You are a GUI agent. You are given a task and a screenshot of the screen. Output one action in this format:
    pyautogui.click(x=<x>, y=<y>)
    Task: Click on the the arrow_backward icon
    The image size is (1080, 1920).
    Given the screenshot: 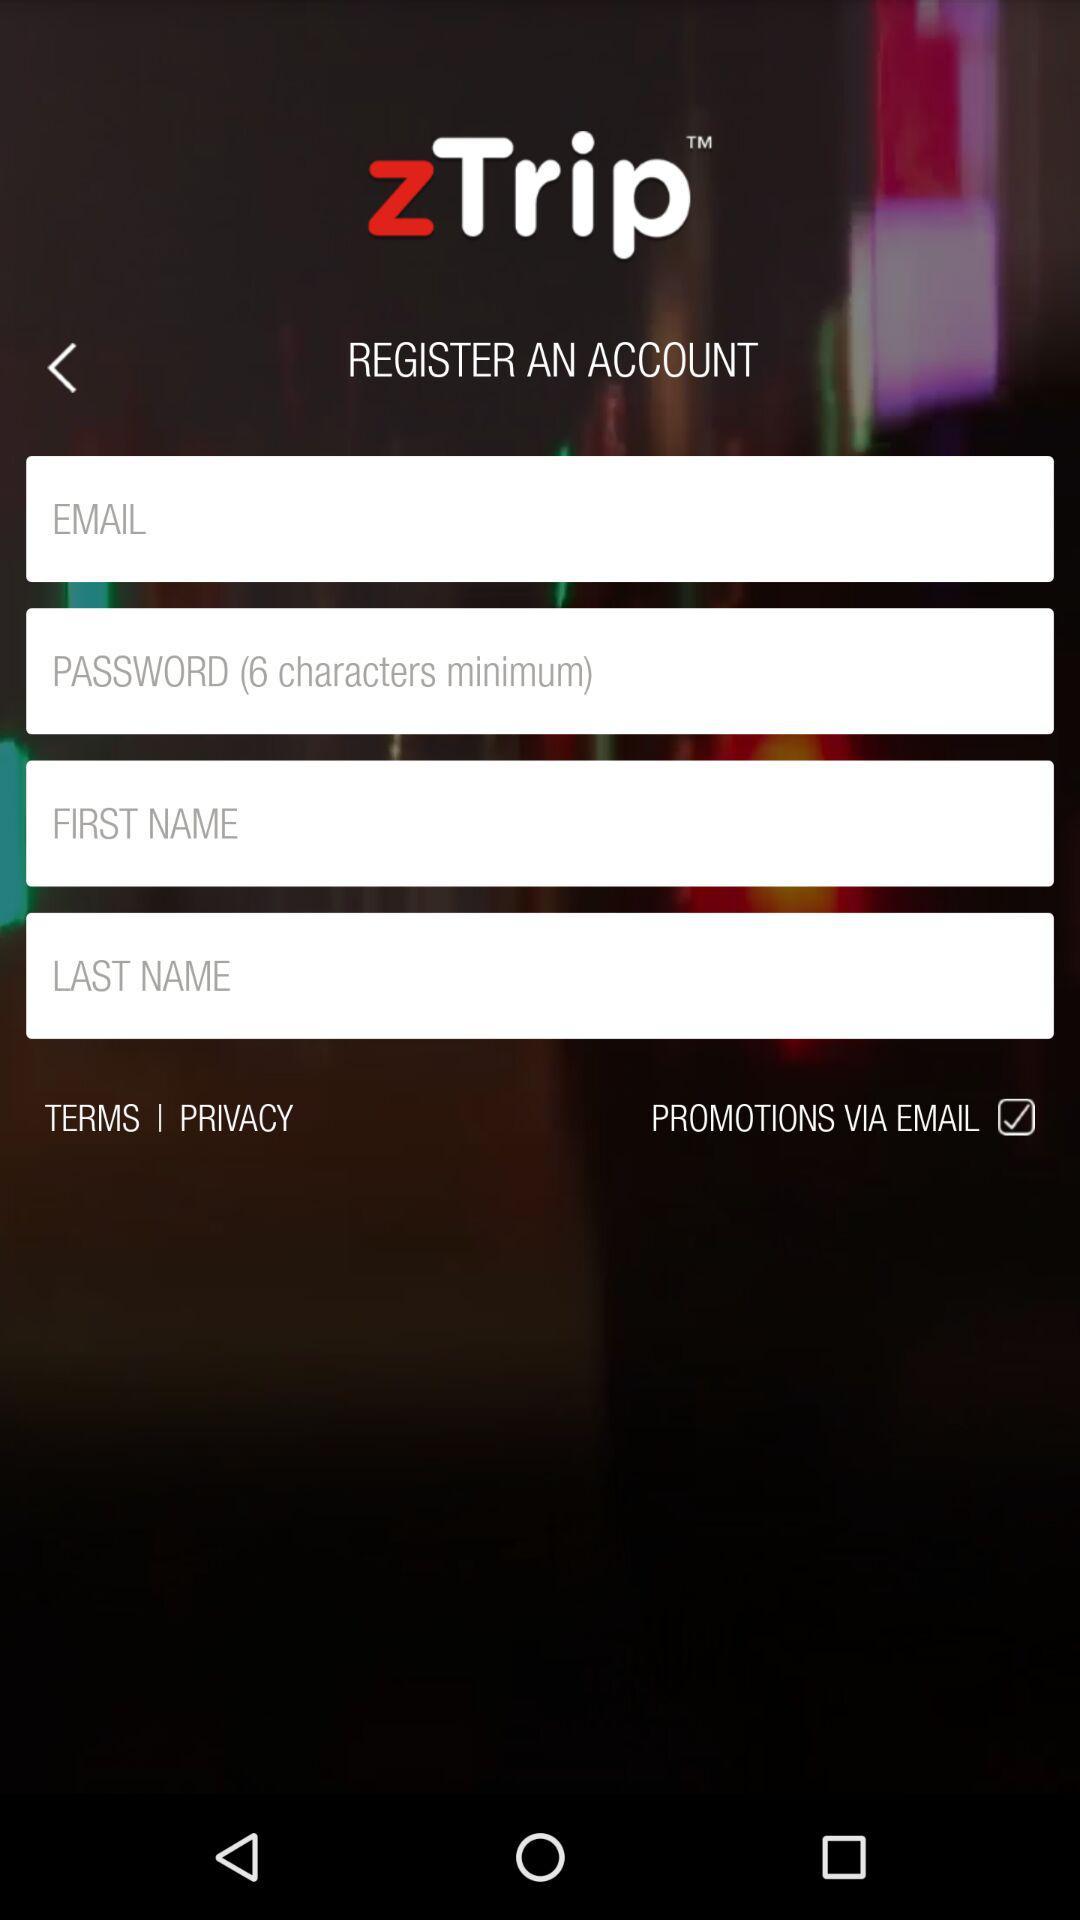 What is the action you would take?
    pyautogui.click(x=60, y=393)
    